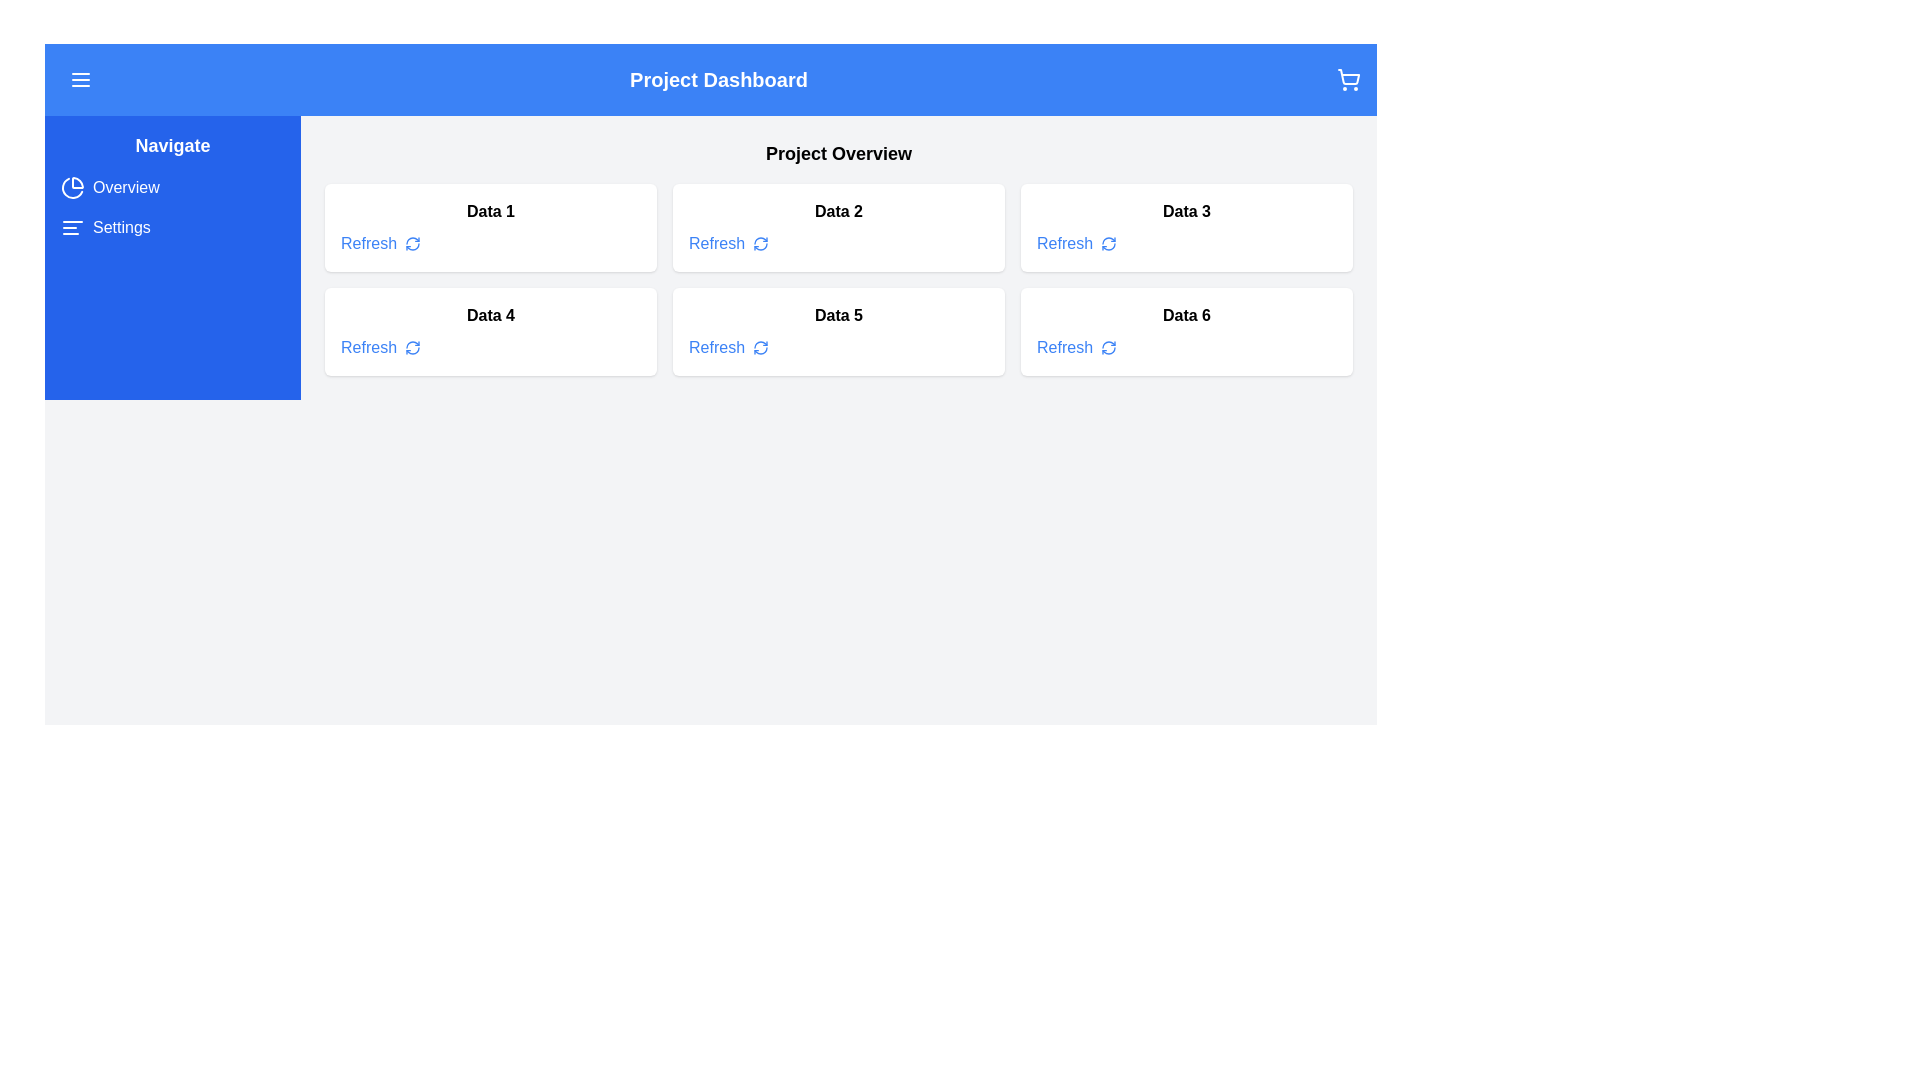 The height and width of the screenshot is (1080, 1920). I want to click on the shopping cart icon located in the top-right corner of the blue toolbar, so click(1348, 79).